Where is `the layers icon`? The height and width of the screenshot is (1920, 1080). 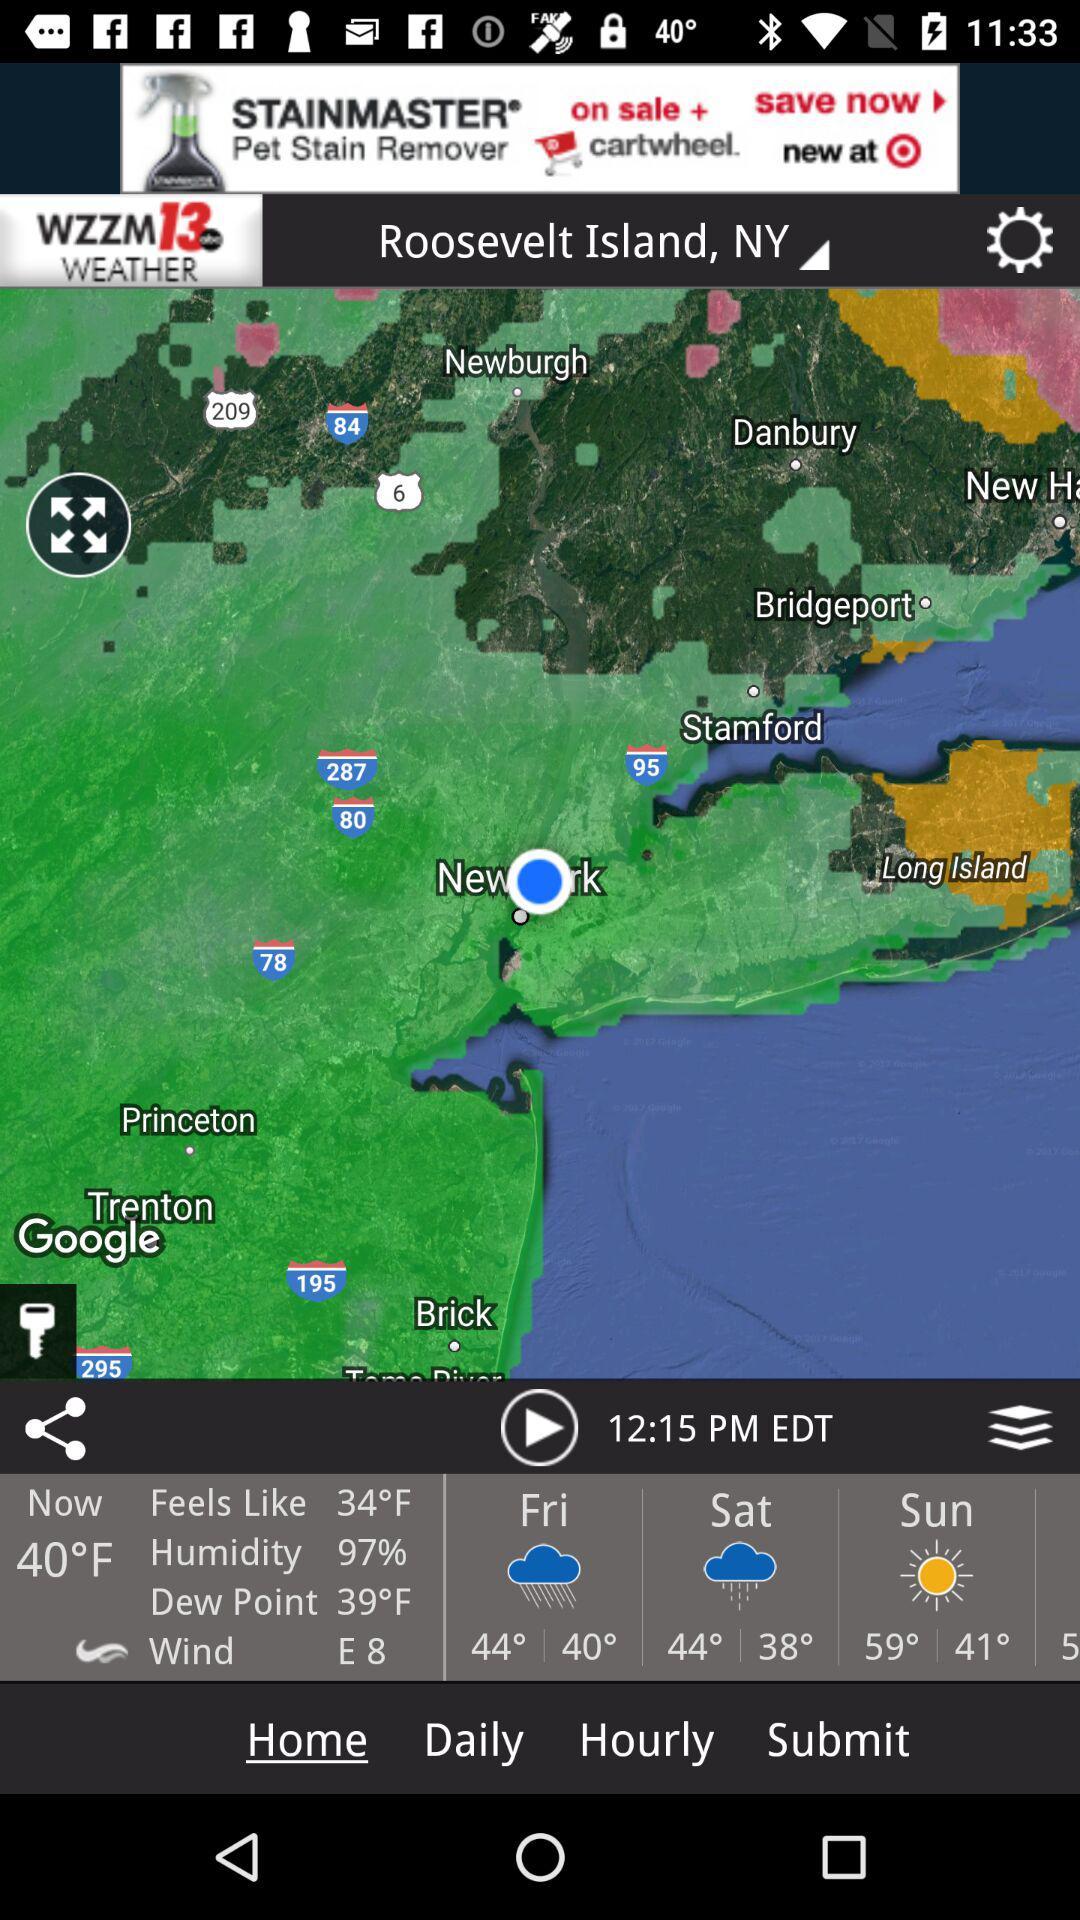
the layers icon is located at coordinates (1020, 1426).